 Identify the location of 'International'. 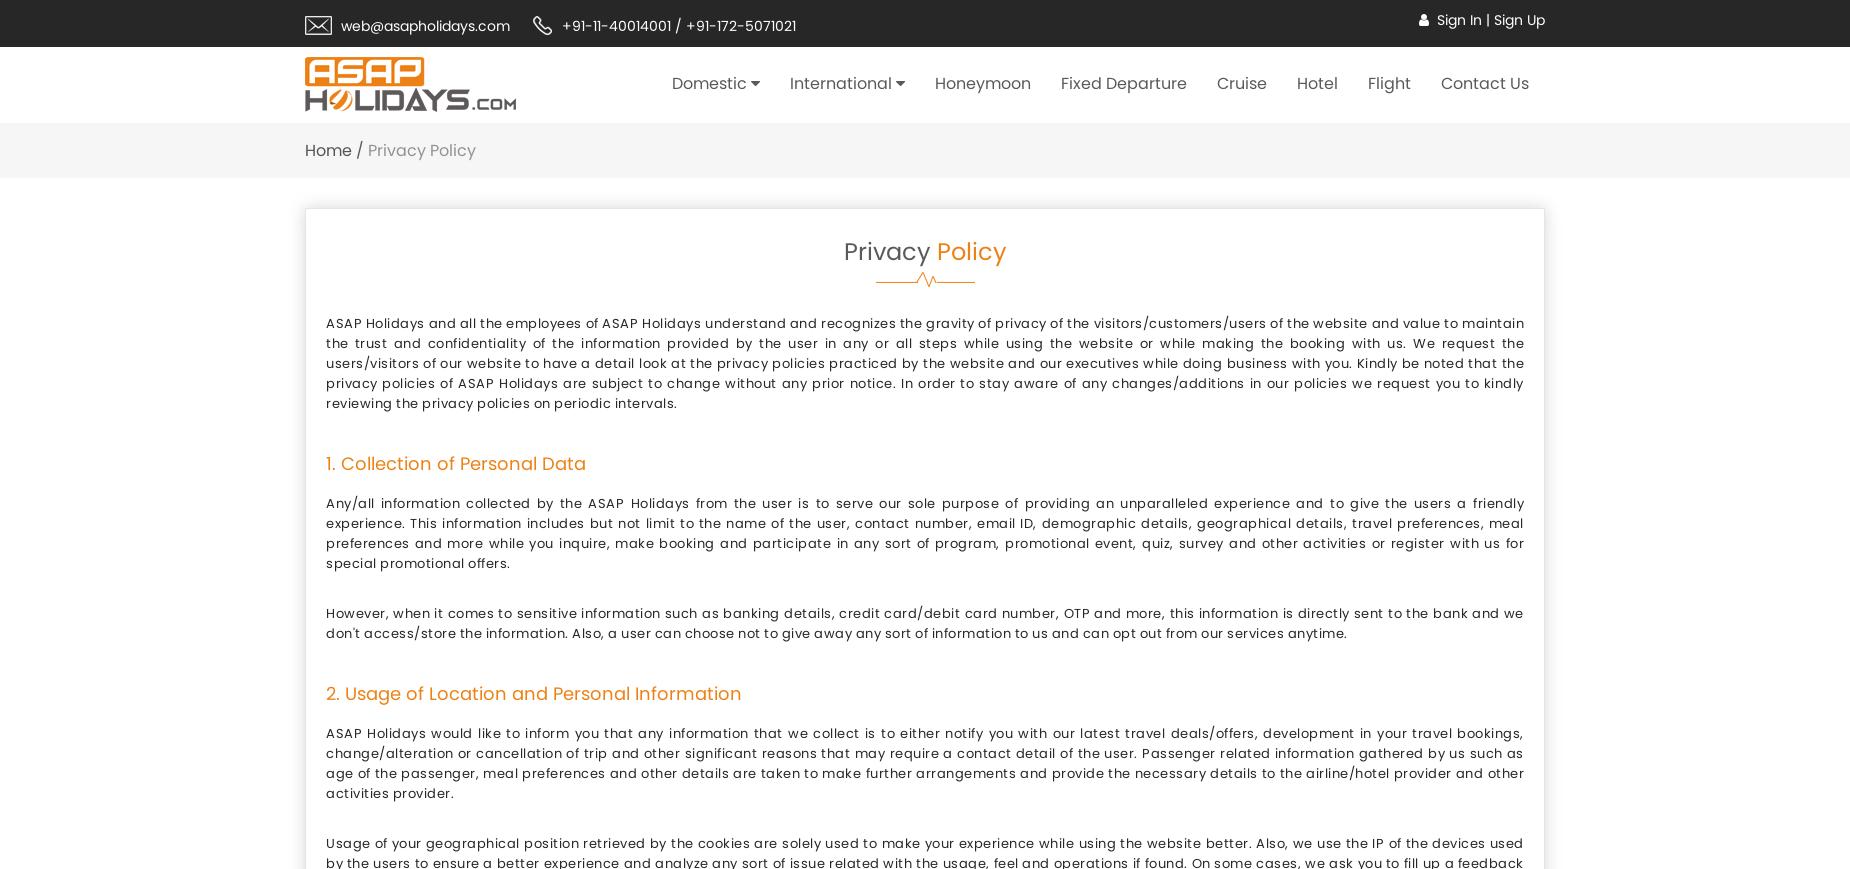
(841, 82).